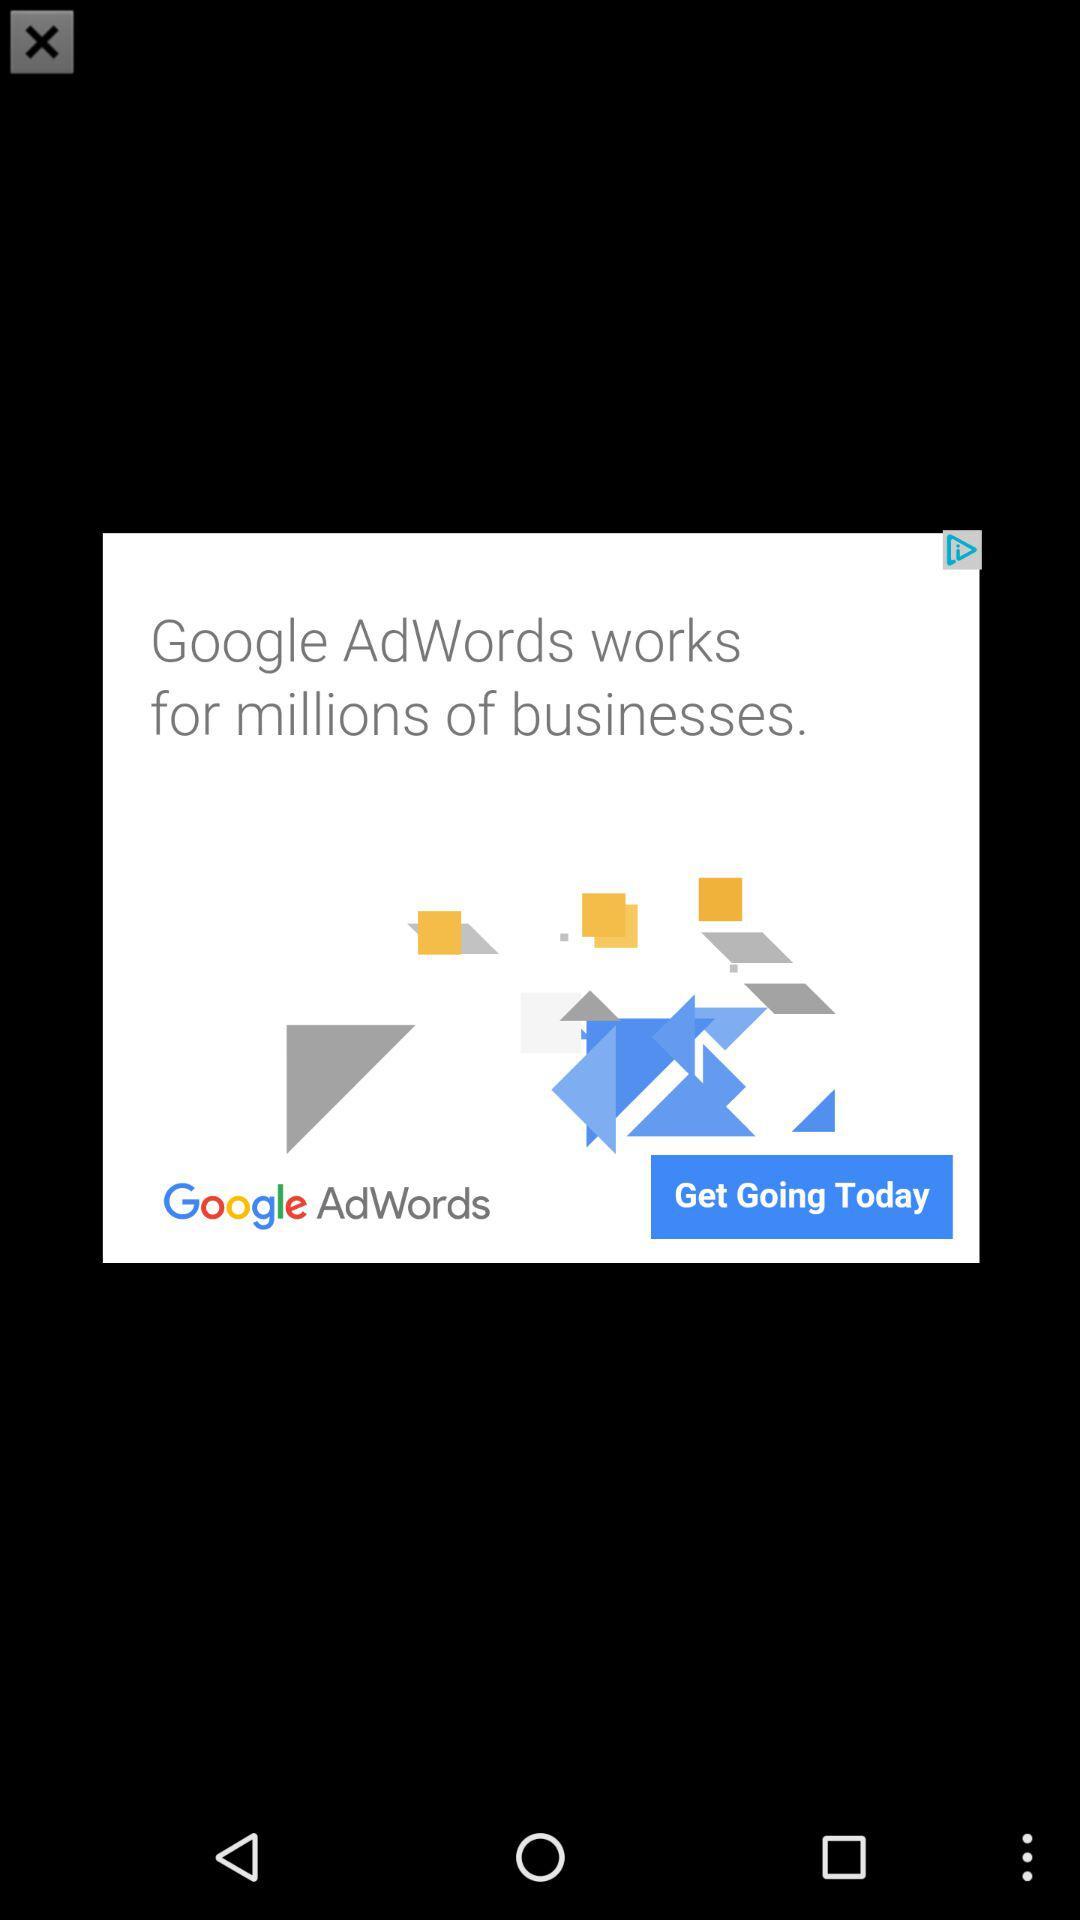 The image size is (1080, 1920). I want to click on the close icon, so click(42, 44).